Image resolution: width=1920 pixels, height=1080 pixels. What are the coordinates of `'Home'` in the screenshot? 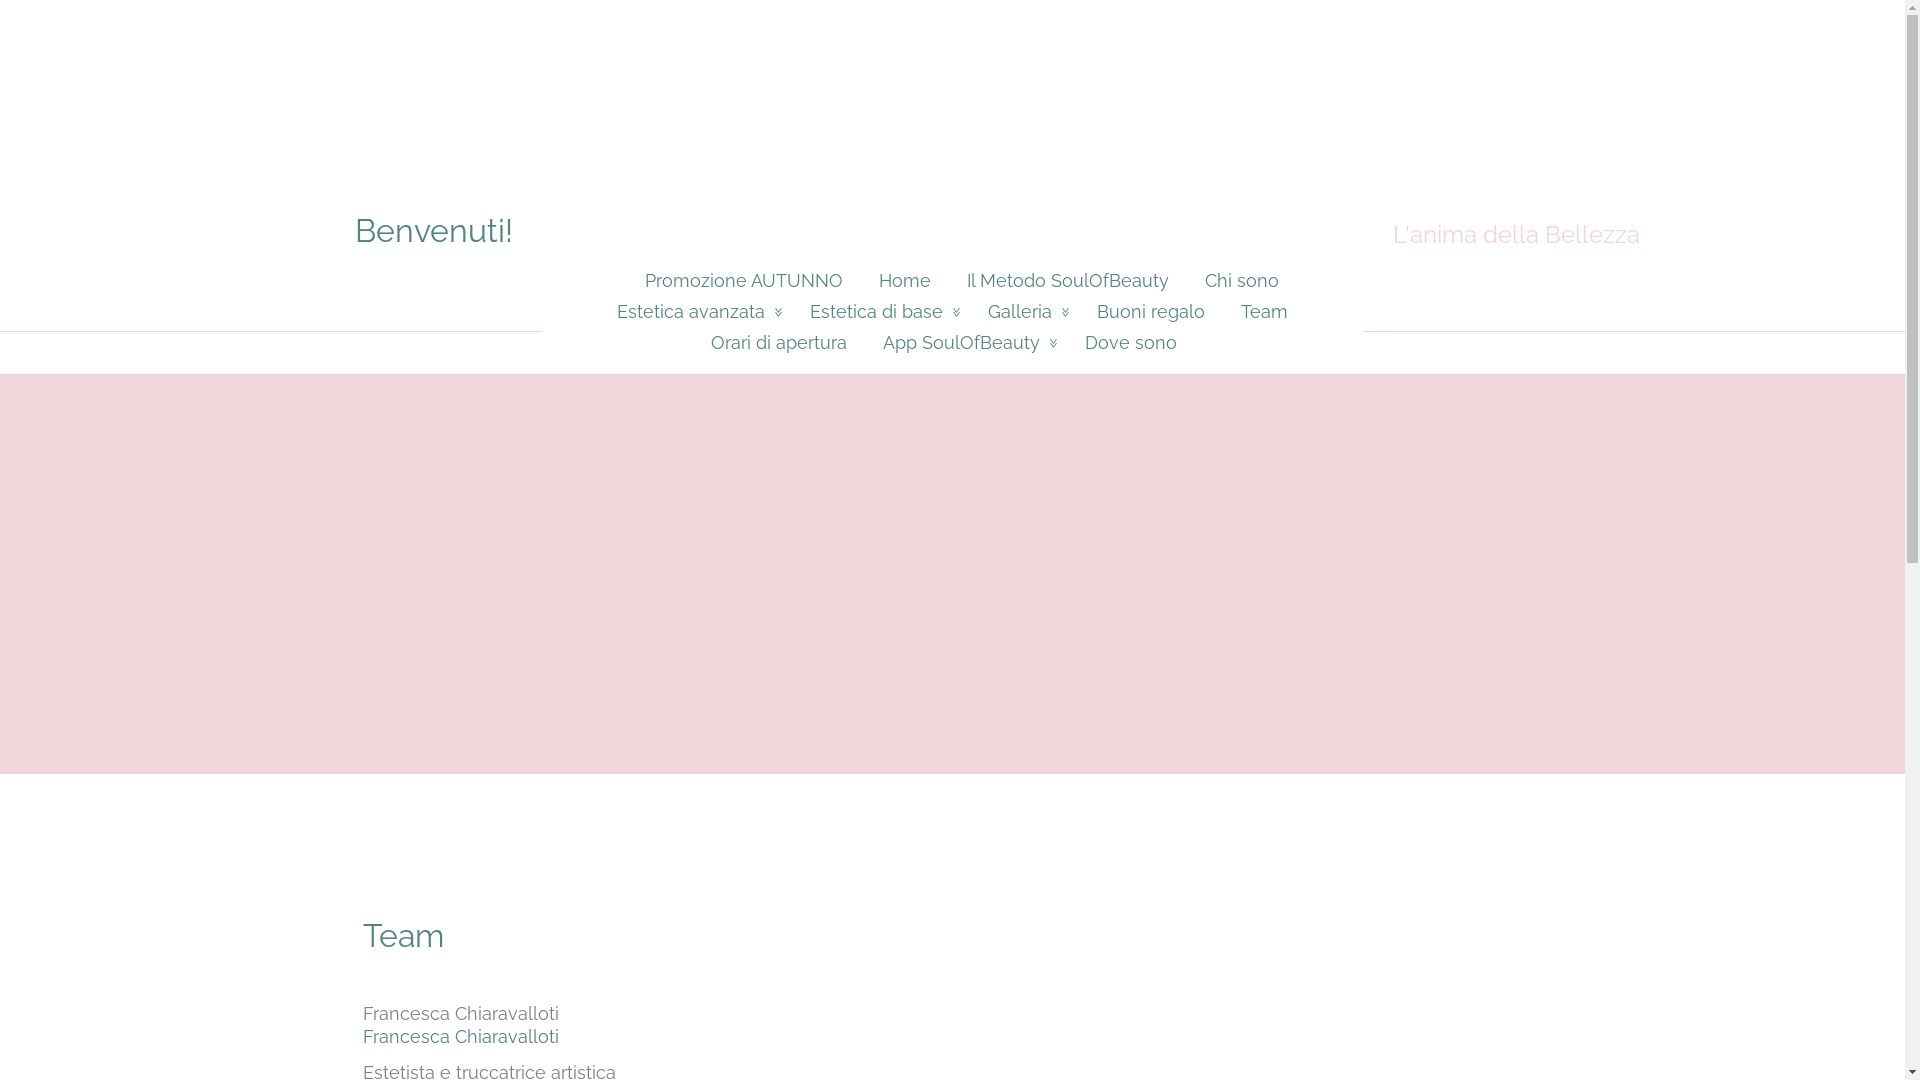 It's located at (859, 280).